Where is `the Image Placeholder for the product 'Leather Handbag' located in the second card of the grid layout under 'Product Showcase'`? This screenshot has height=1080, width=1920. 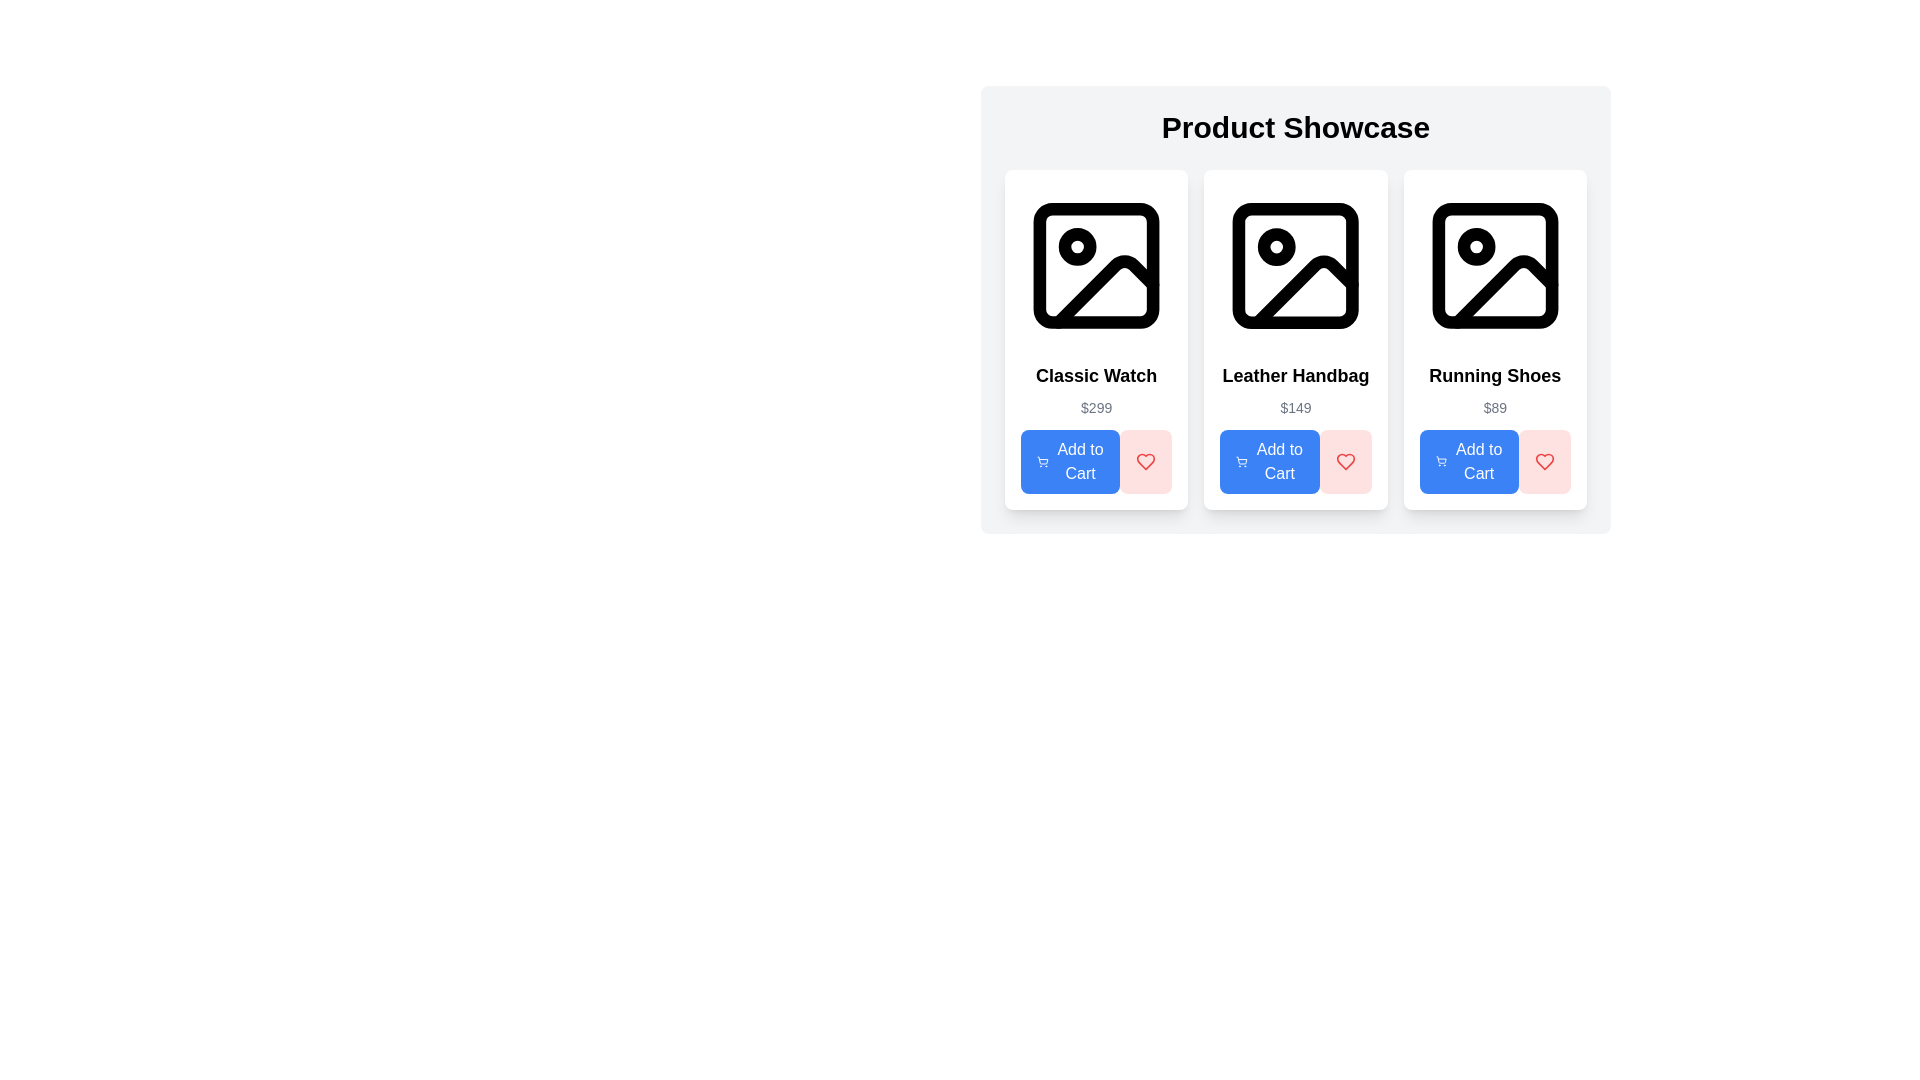
the Image Placeholder for the product 'Leather Handbag' located in the second card of the grid layout under 'Product Showcase' is located at coordinates (1296, 309).